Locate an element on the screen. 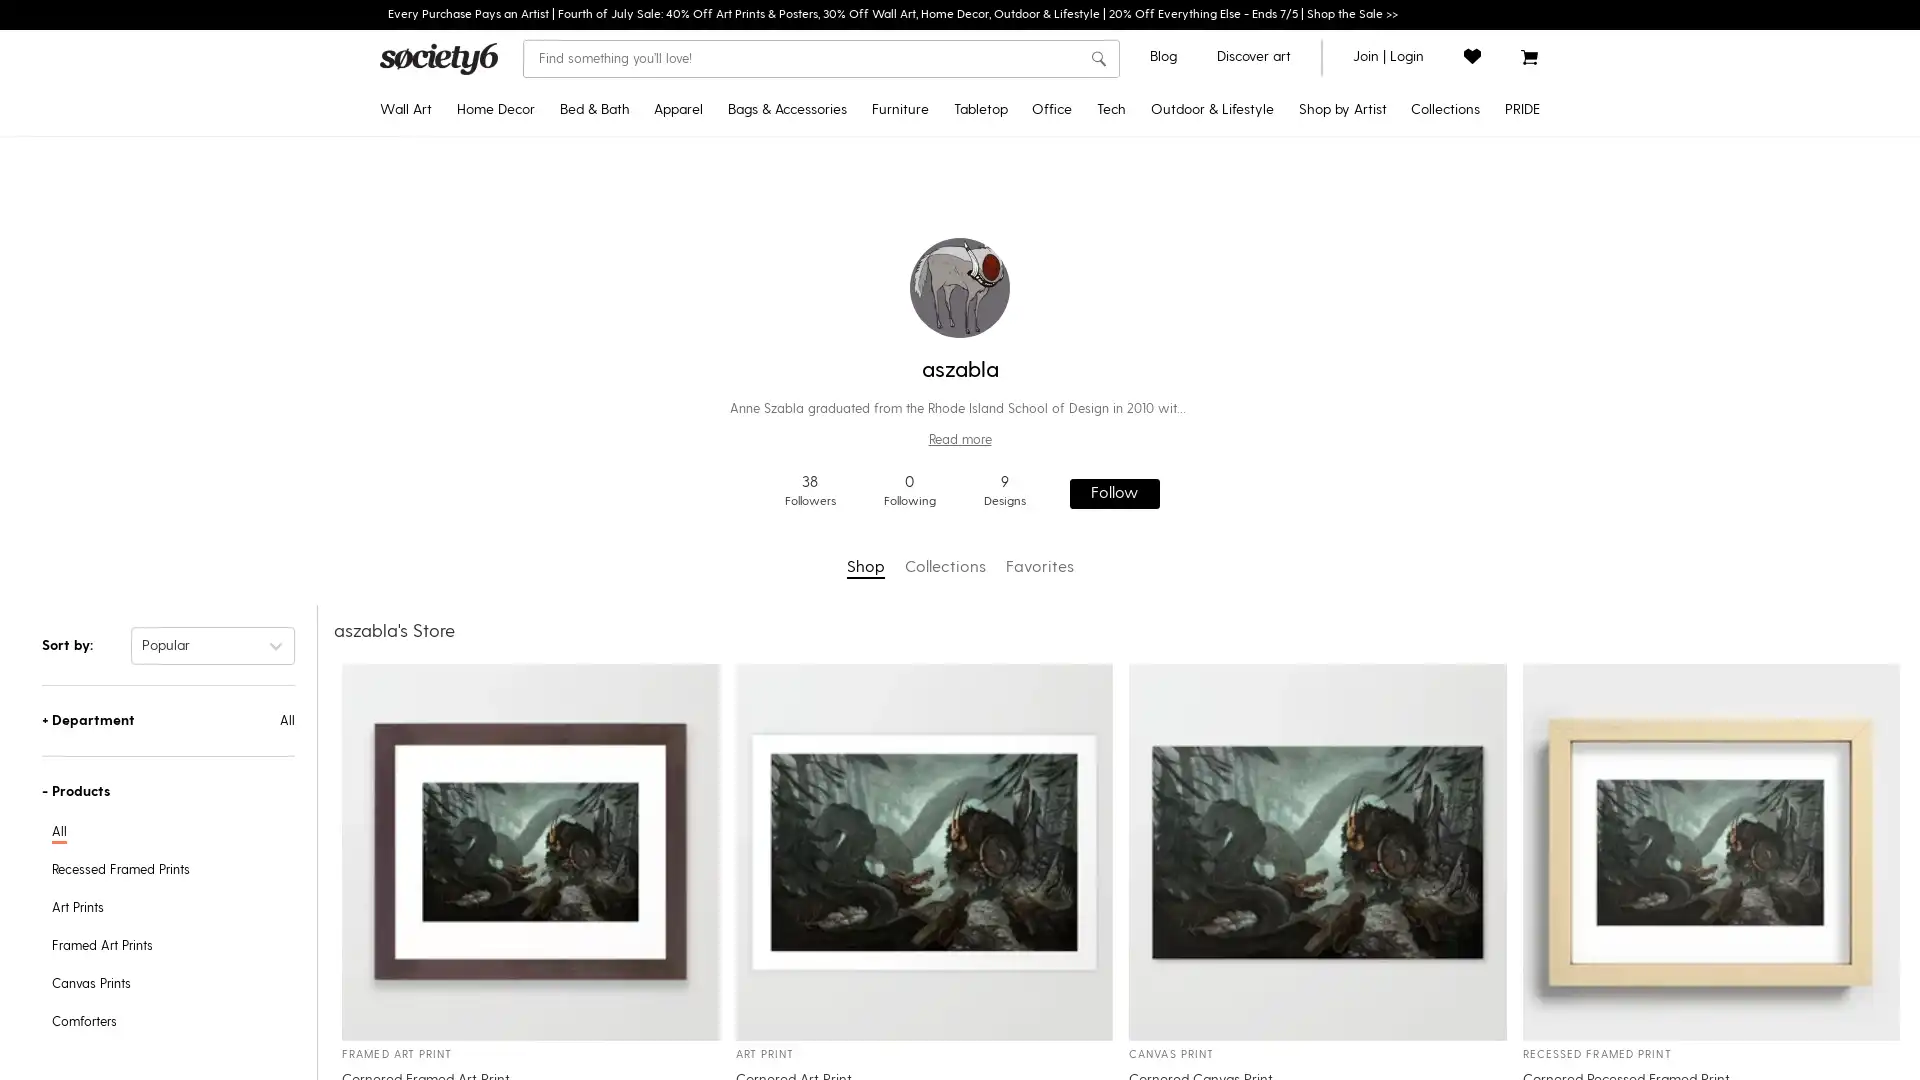  iPhone Card Cases is located at coordinates (1182, 289).